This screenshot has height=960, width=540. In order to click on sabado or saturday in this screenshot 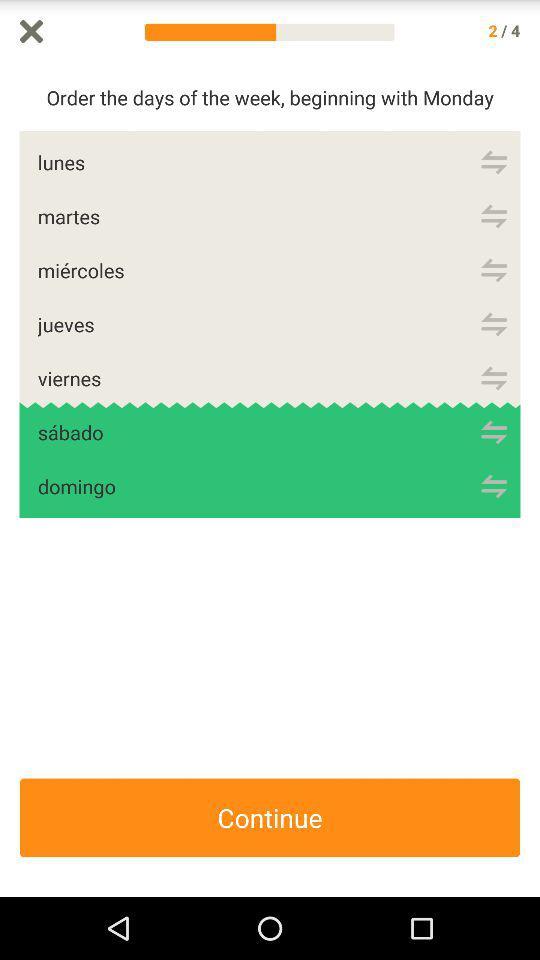, I will do `click(493, 432)`.